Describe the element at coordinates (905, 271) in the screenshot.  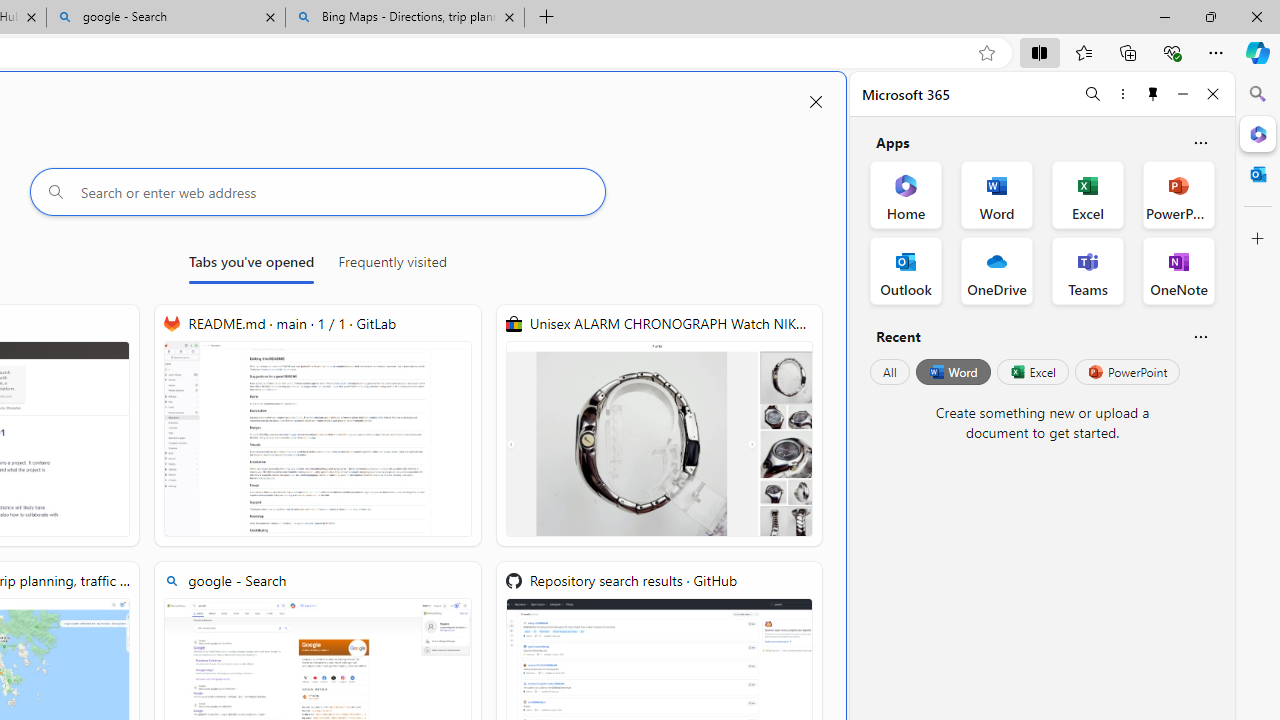
I see `'Outlook Office App'` at that location.